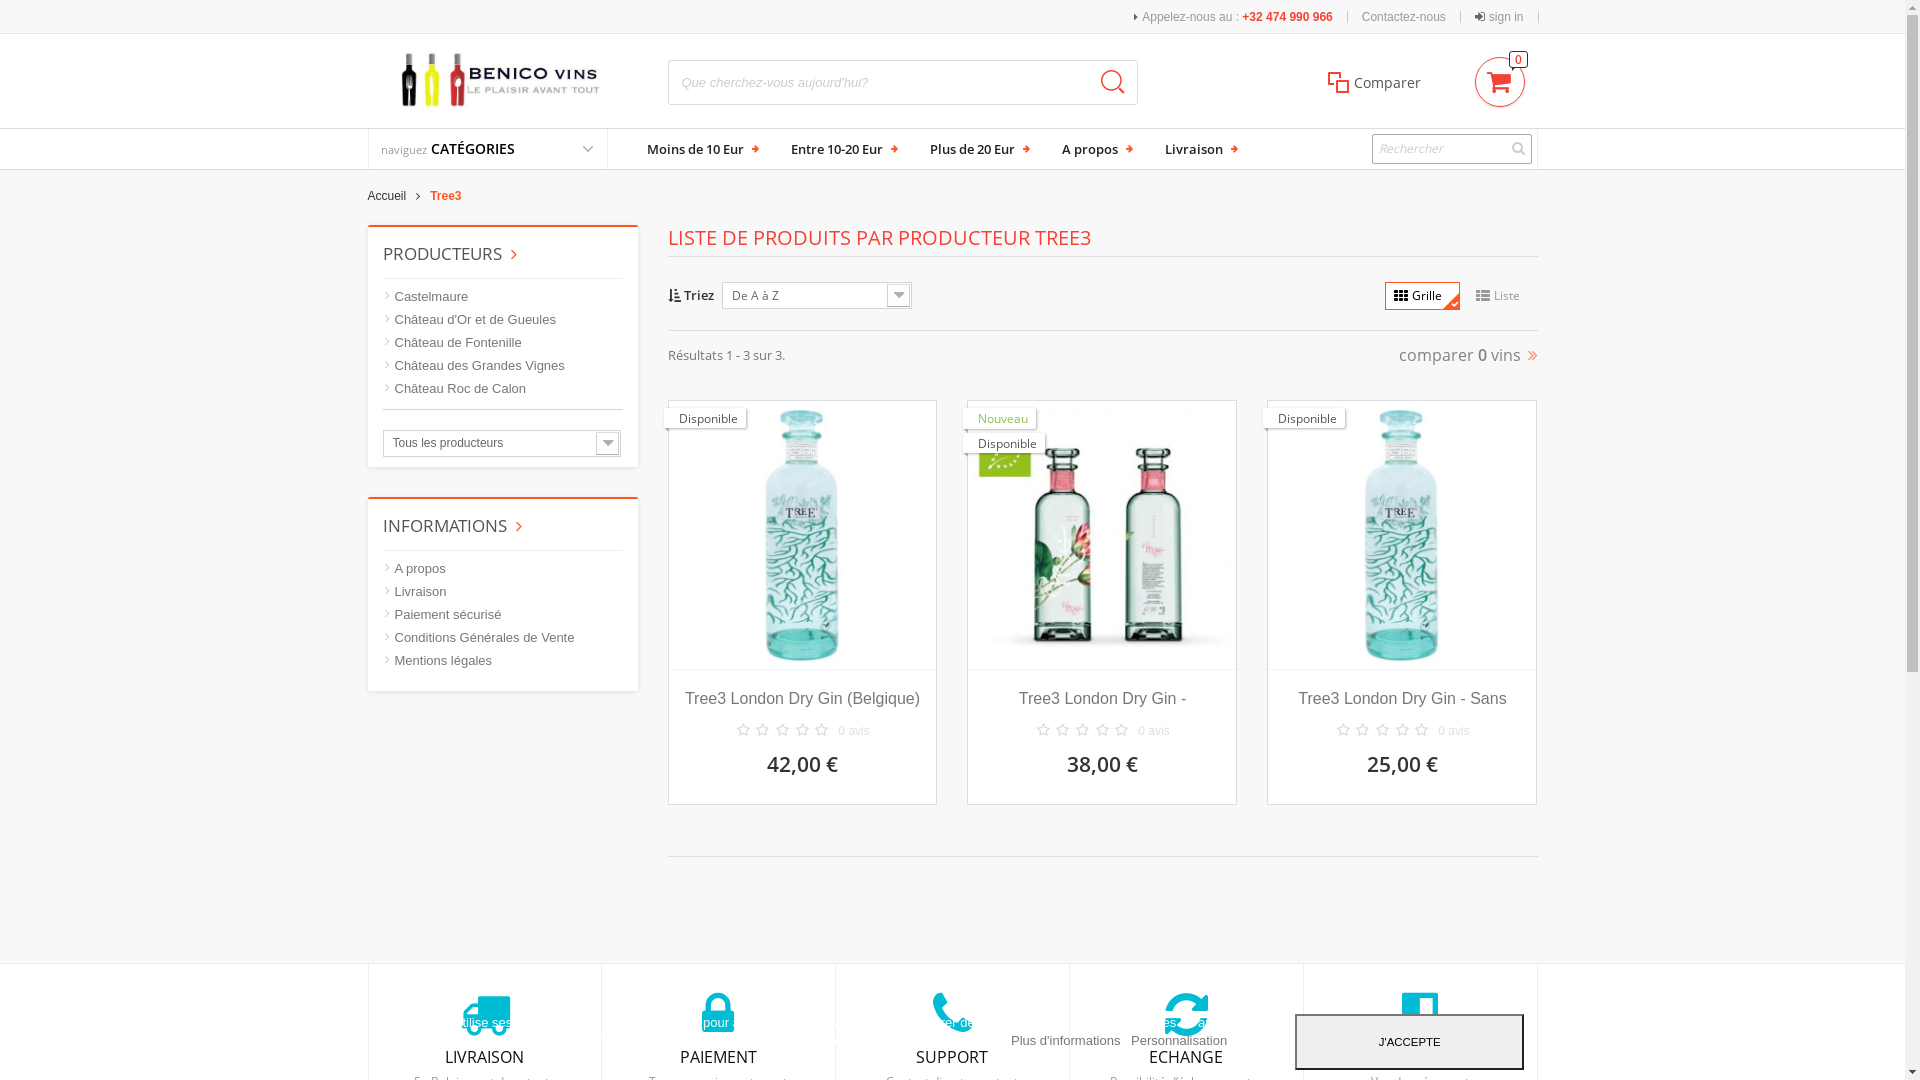 Image resolution: width=1920 pixels, height=1080 pixels. Describe the element at coordinates (781, 148) in the screenshot. I see `'Entre 10-20 Eur'` at that location.